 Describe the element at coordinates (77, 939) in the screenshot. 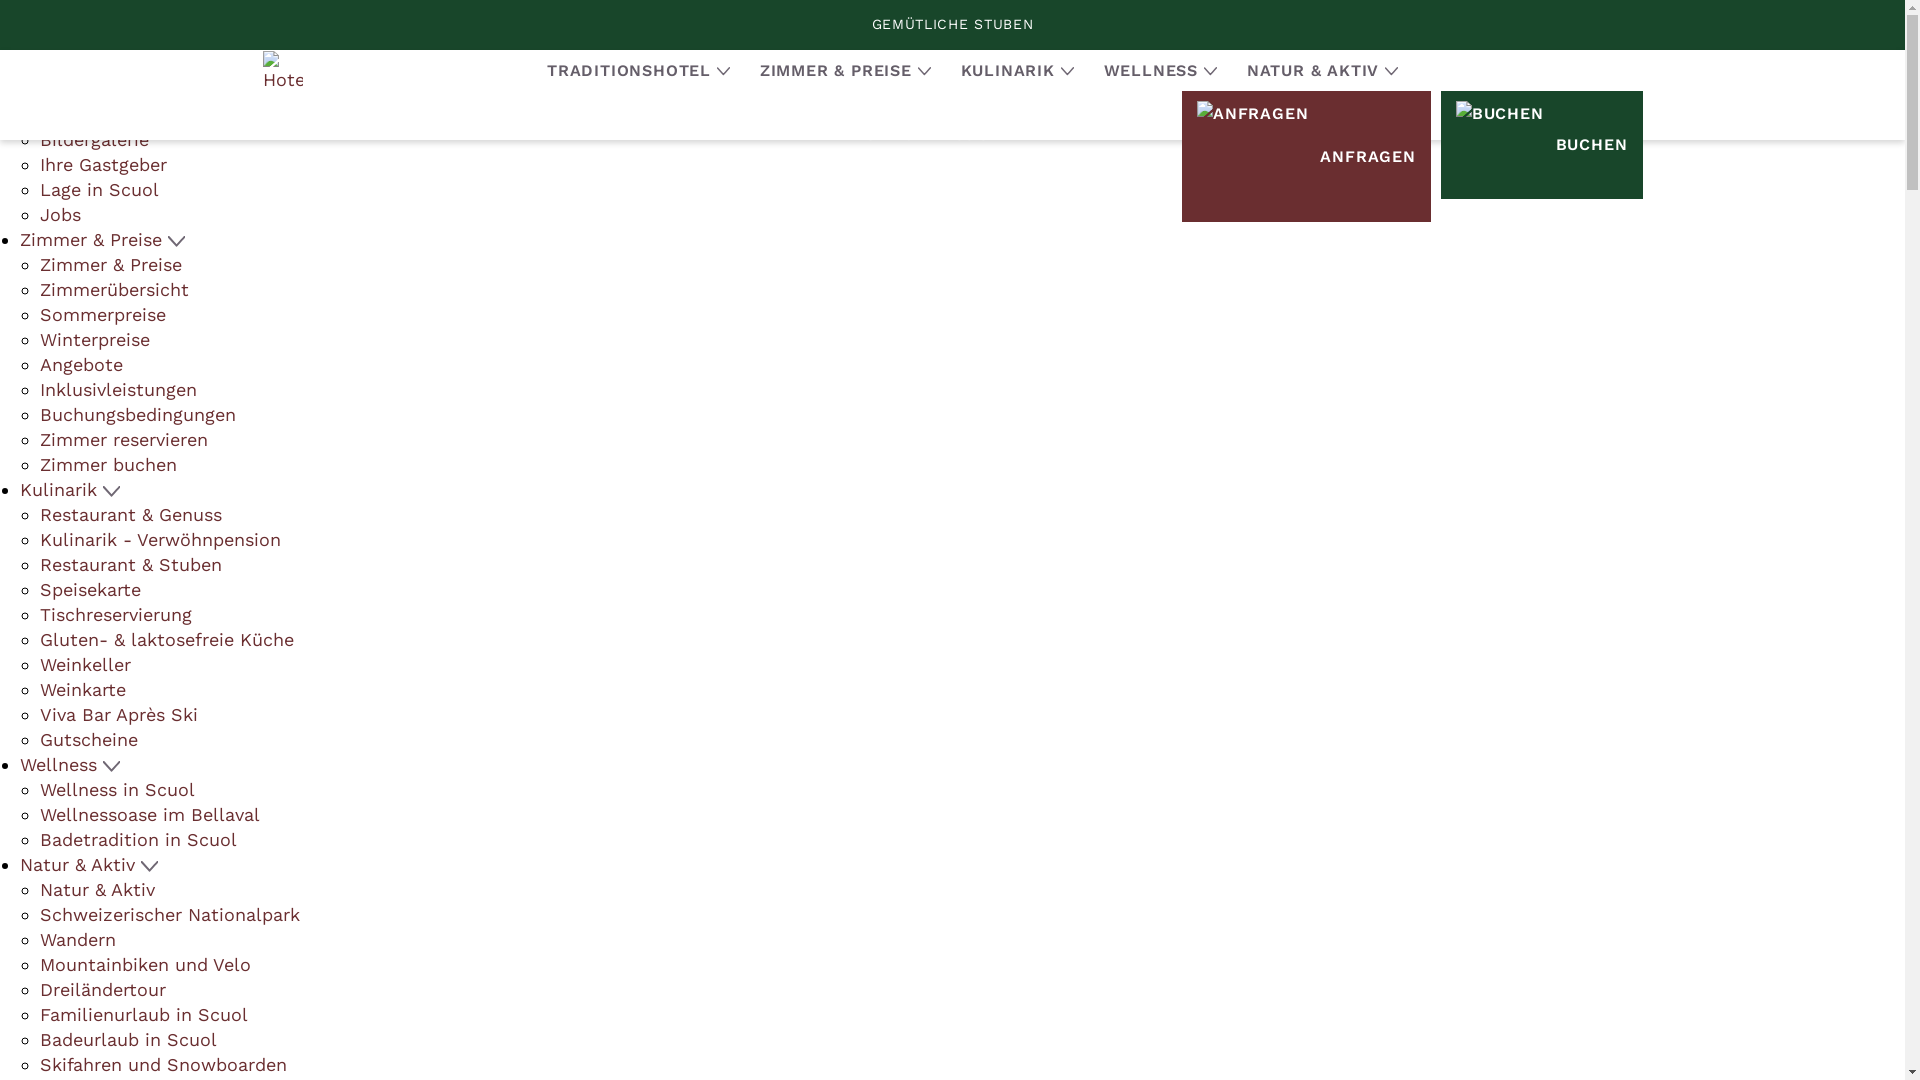

I see `'Wandern'` at that location.